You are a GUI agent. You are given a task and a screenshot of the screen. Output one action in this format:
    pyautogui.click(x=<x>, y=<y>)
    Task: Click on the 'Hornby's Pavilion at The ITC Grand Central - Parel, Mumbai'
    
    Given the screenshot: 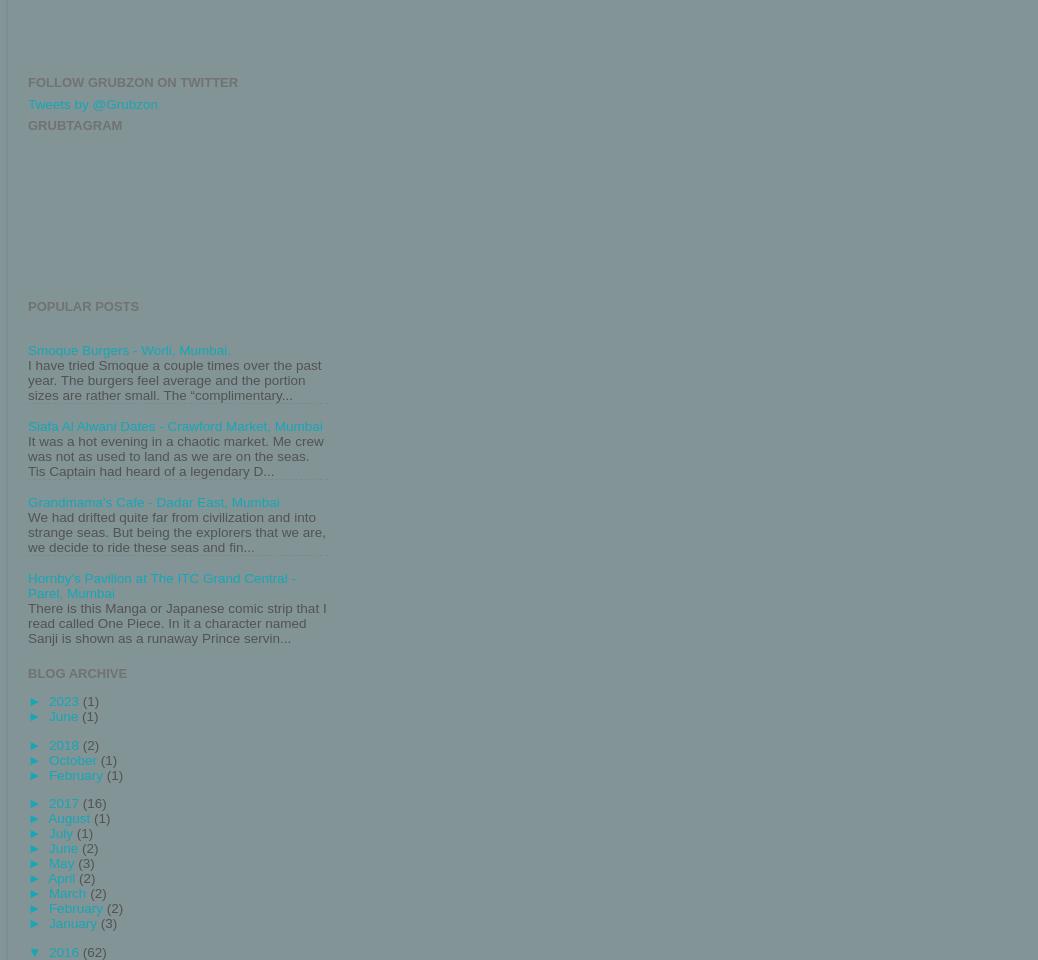 What is the action you would take?
    pyautogui.click(x=27, y=585)
    